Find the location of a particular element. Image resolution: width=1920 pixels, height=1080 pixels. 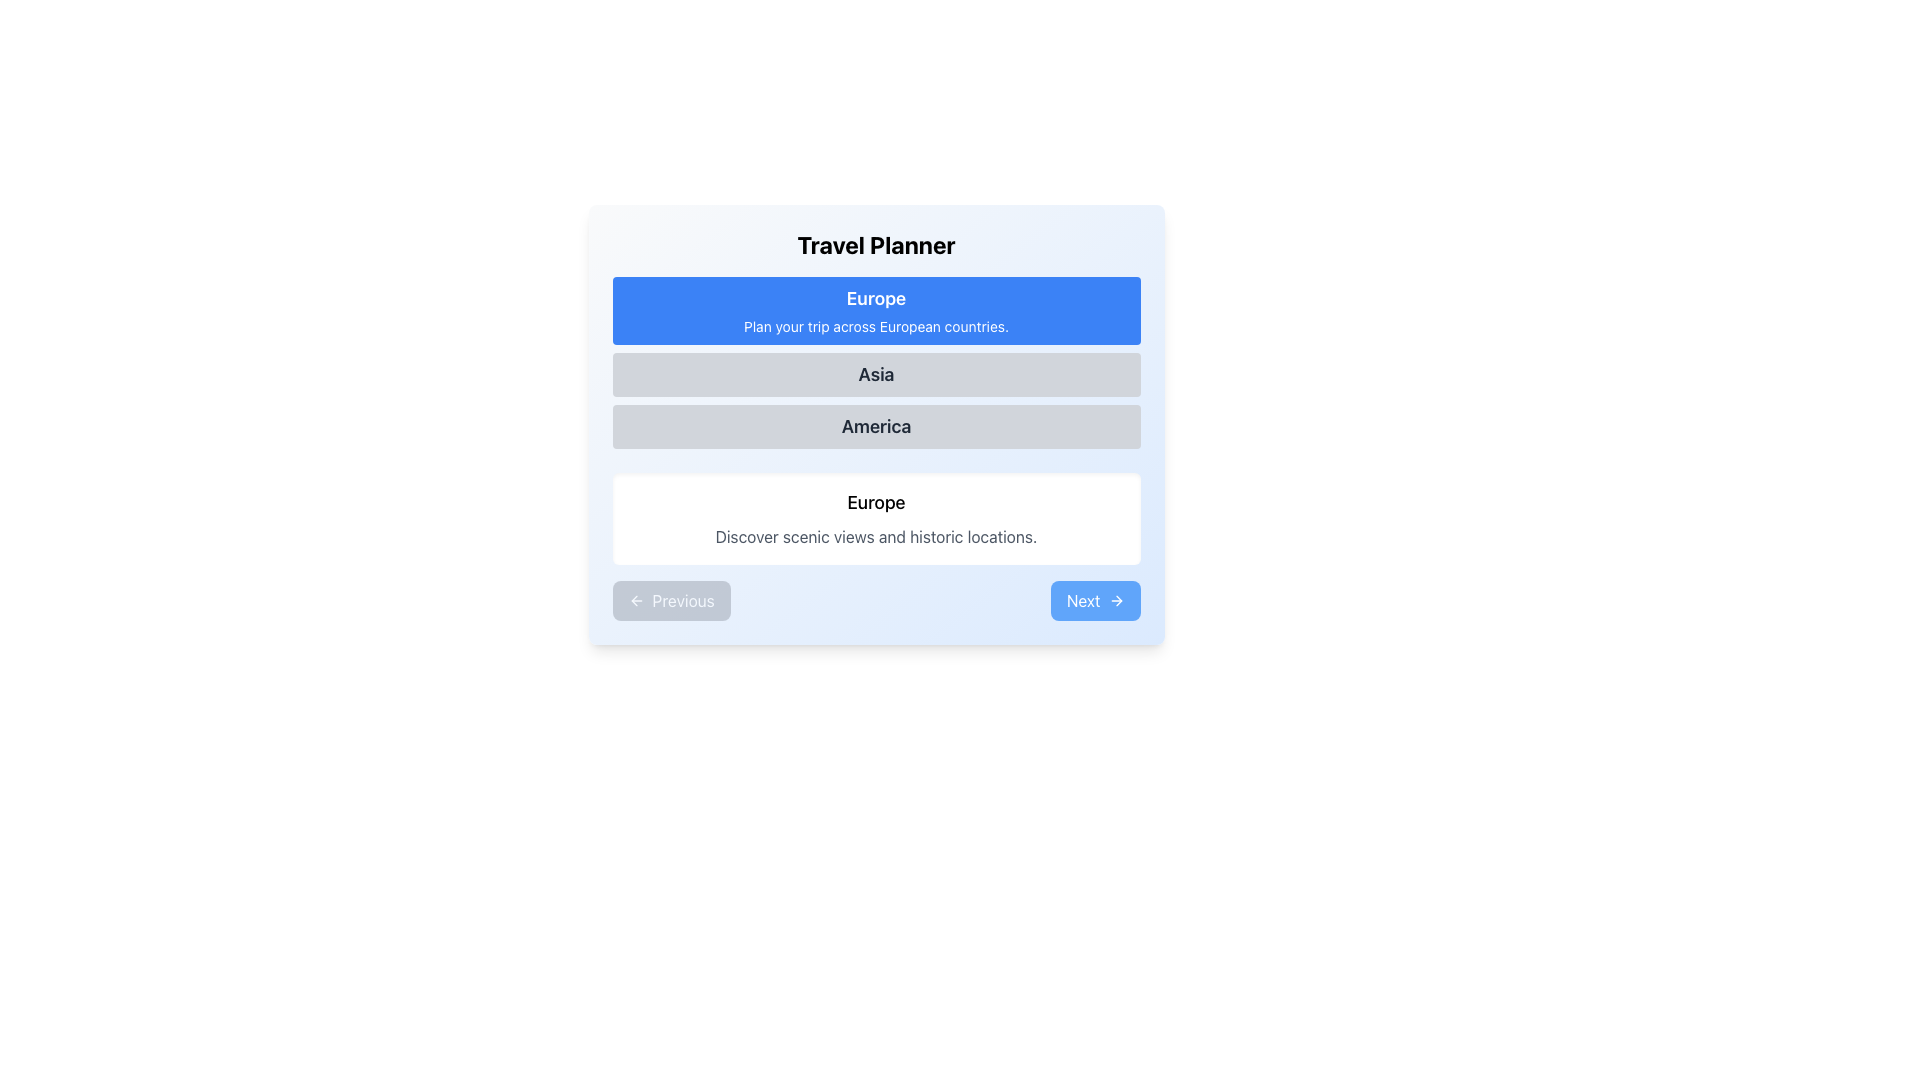

the icon located inside the 'Next' button at the bottom-right corner of the interface, indicating progression to the next page is located at coordinates (1115, 600).